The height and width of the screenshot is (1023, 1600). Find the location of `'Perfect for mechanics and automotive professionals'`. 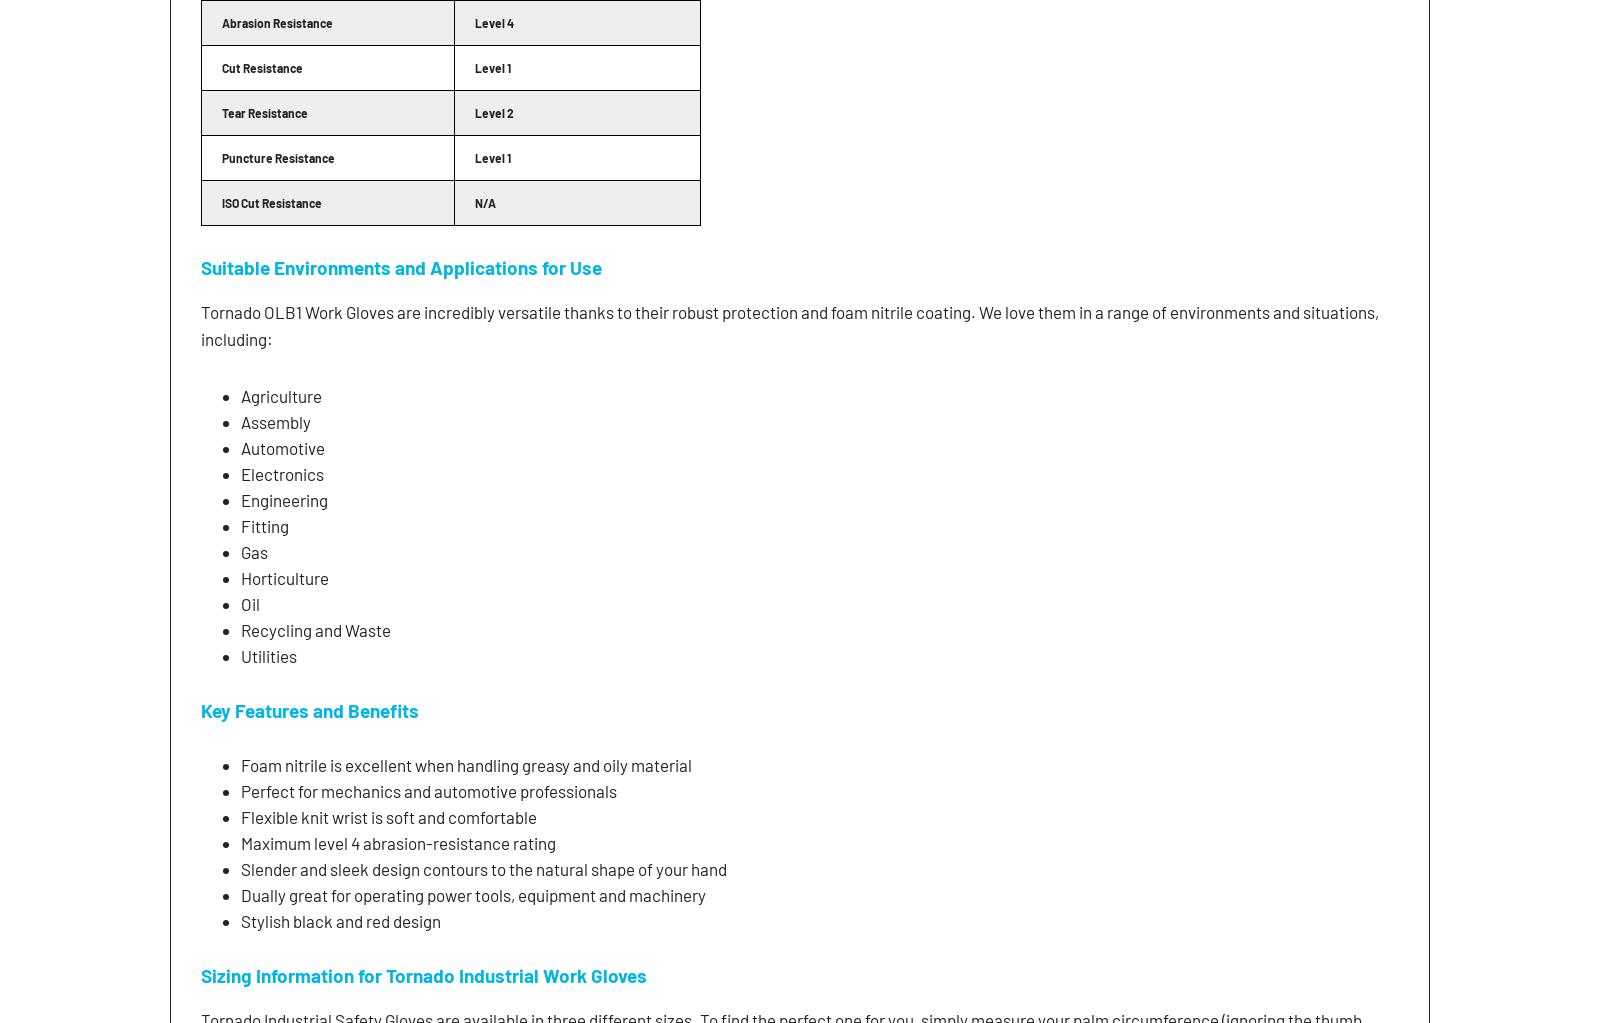

'Perfect for mechanics and automotive professionals' is located at coordinates (427, 790).